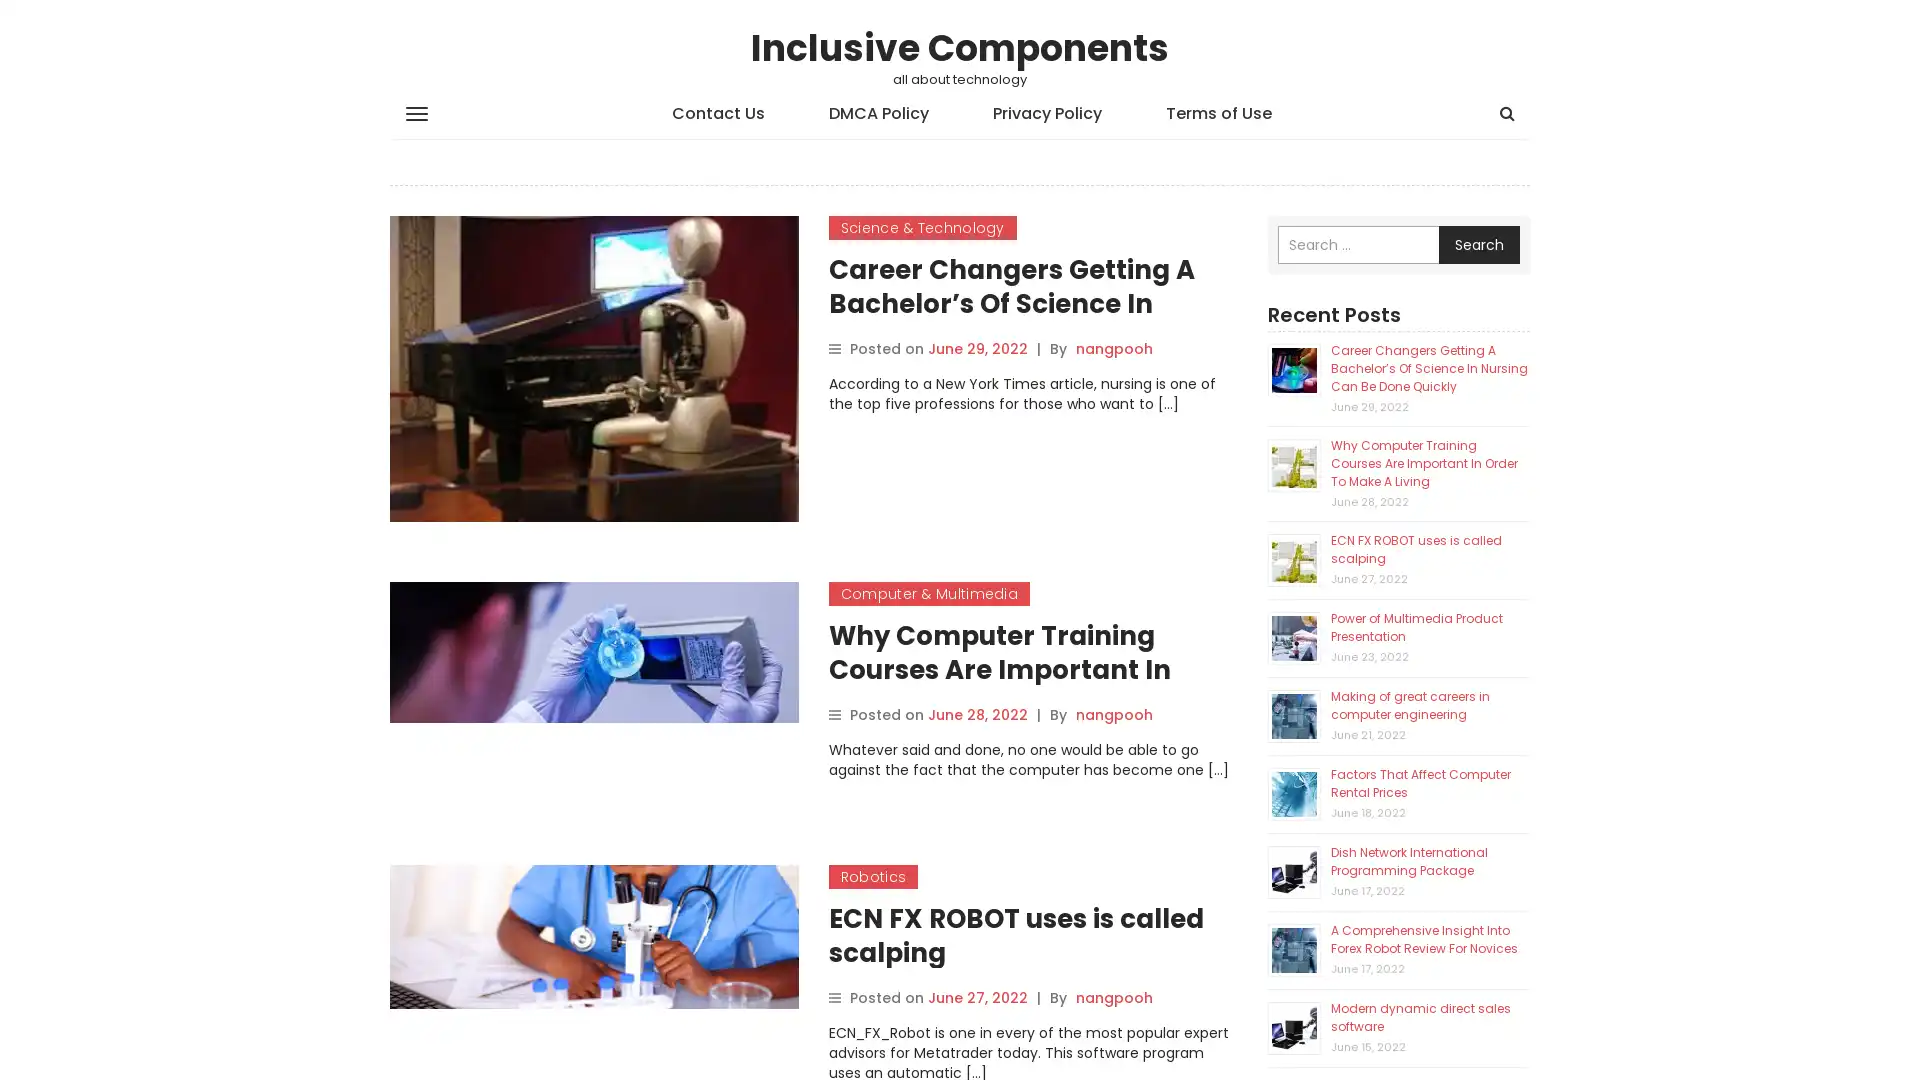 The height and width of the screenshot is (1080, 1920). I want to click on Search, so click(1479, 244).